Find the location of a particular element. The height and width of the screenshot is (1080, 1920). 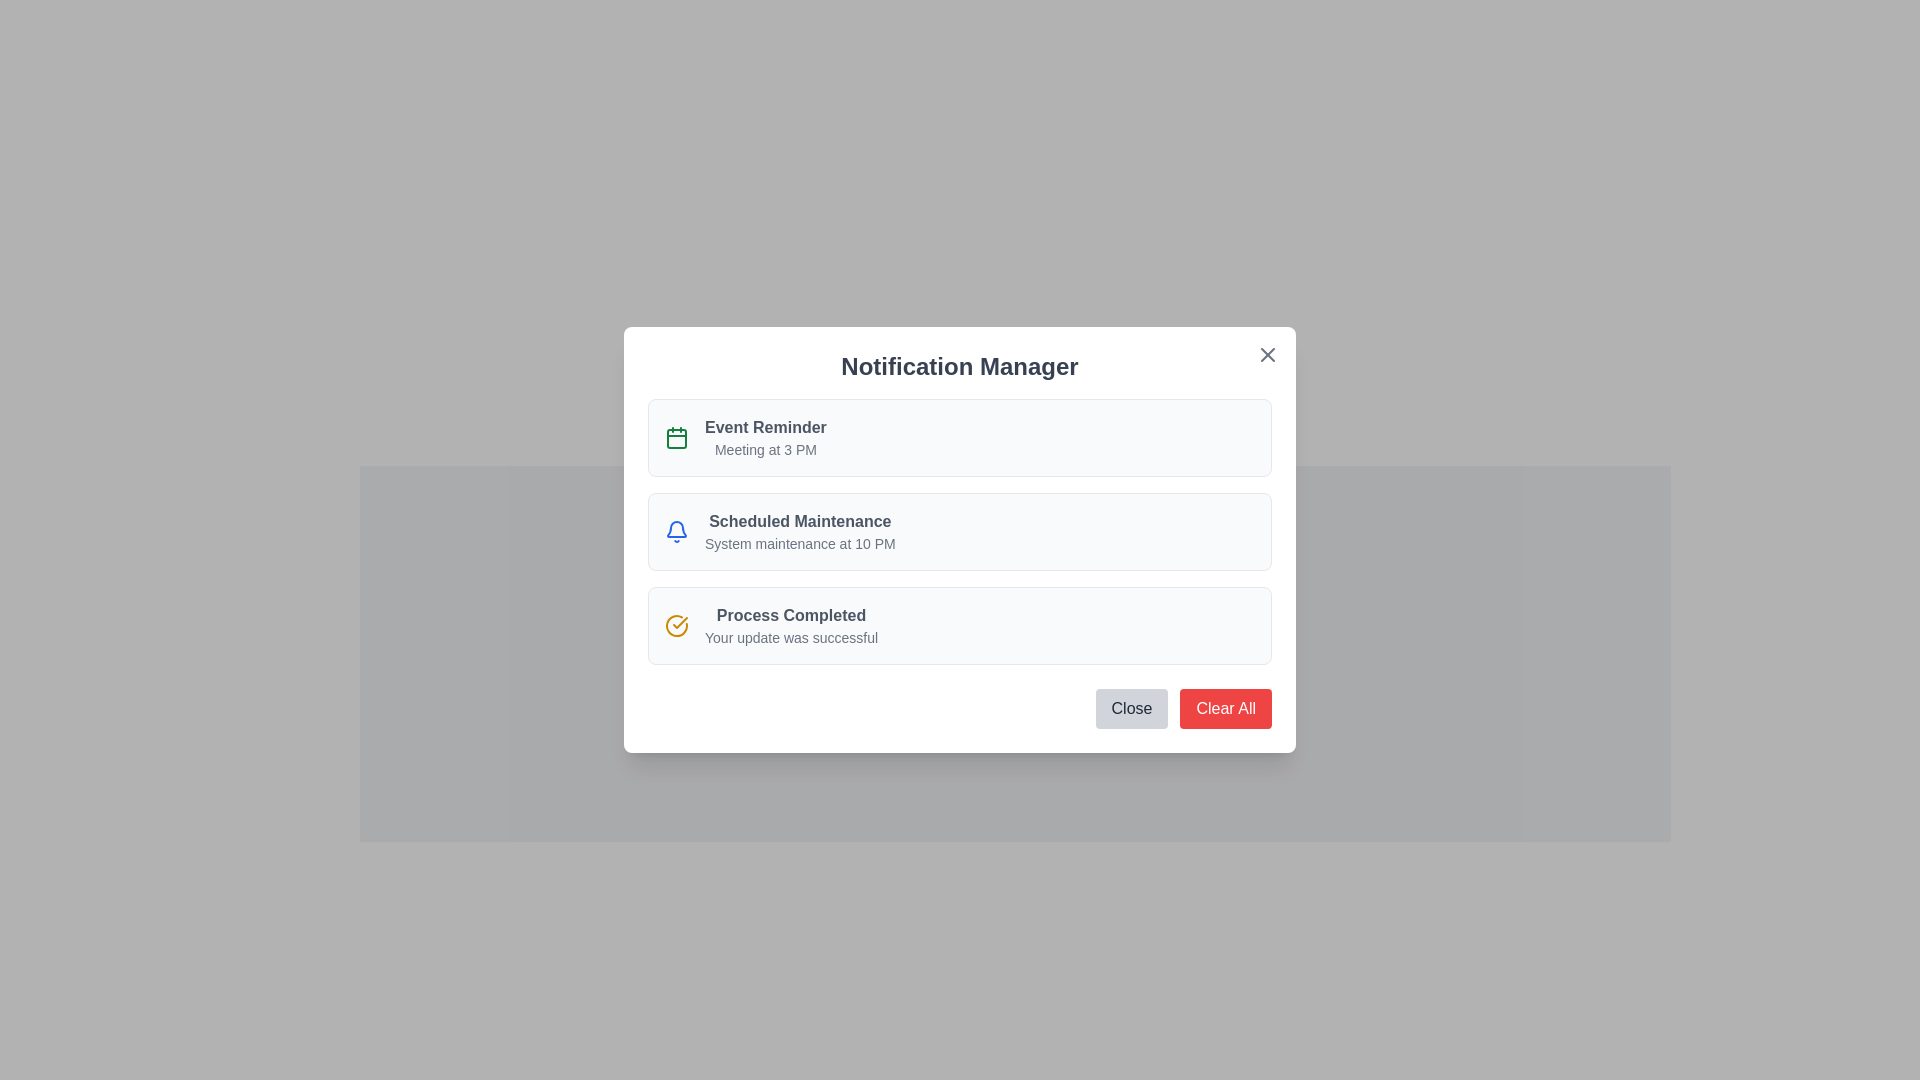

the 'Scheduled Maintenance' text label in bold gray font, which is centrally located within the 'Notification Manager' panel, representing the title of the second notification is located at coordinates (800, 520).